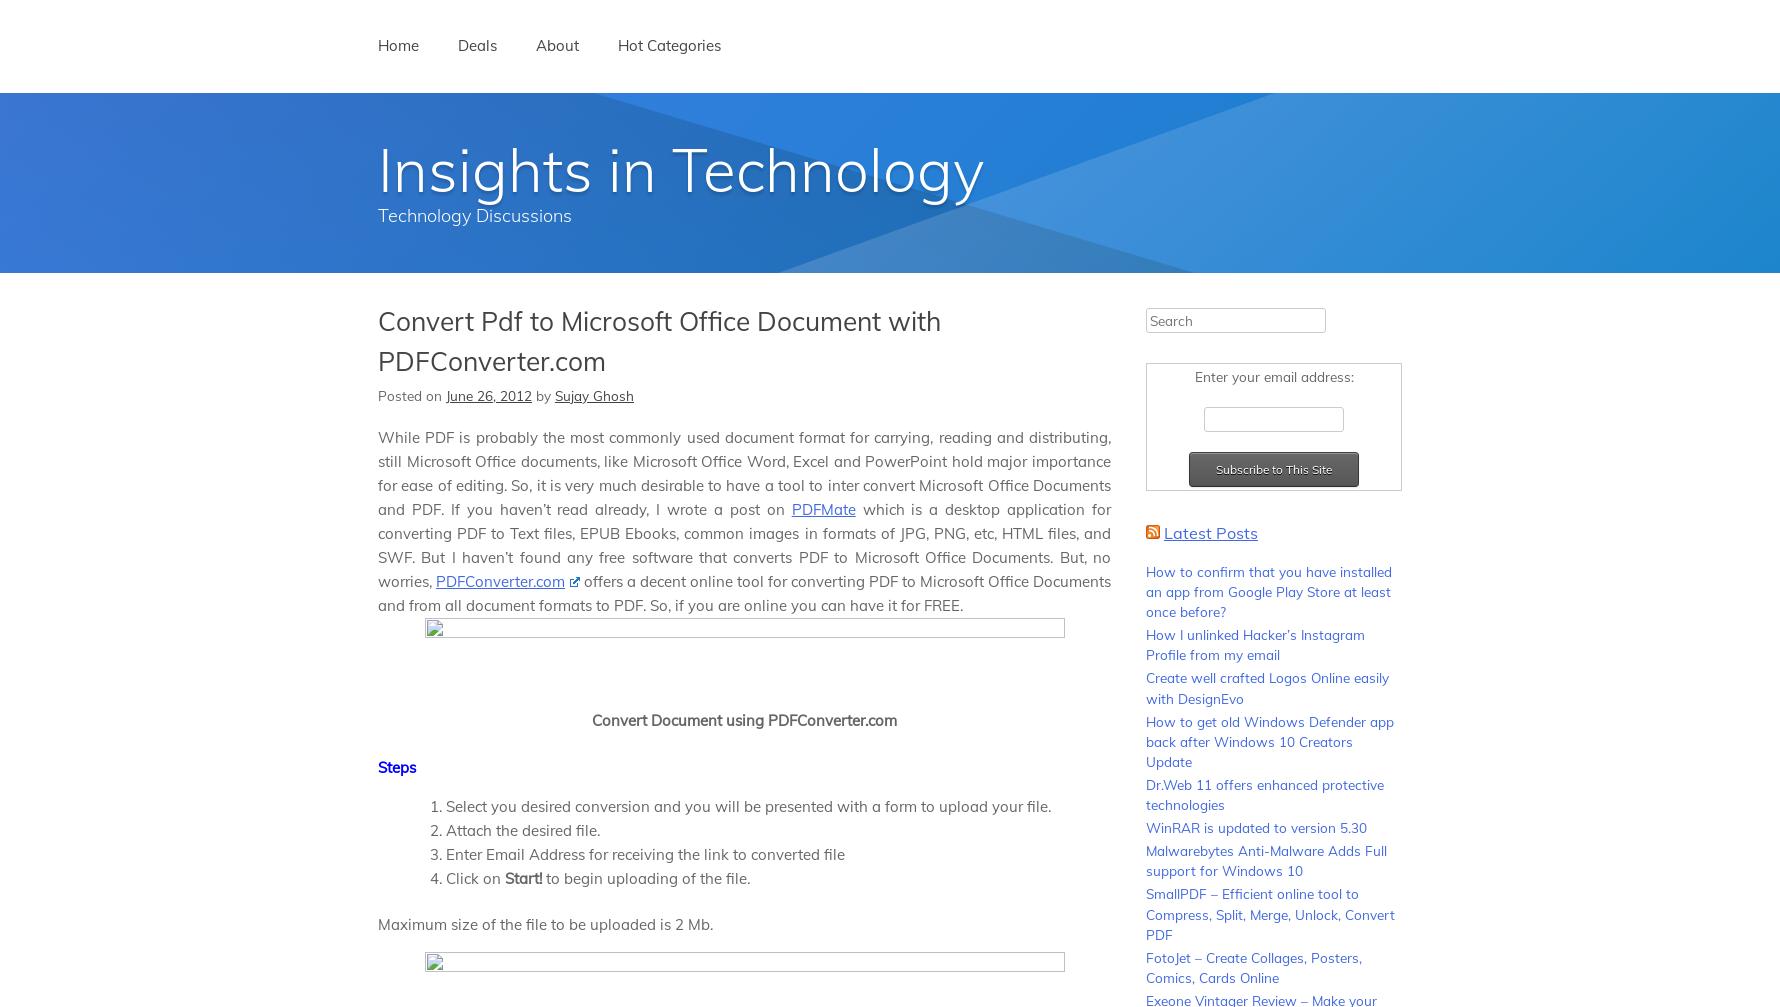  I want to click on 'How to get old Windows Defender app back after Windows 10 Creators Update', so click(1269, 739).